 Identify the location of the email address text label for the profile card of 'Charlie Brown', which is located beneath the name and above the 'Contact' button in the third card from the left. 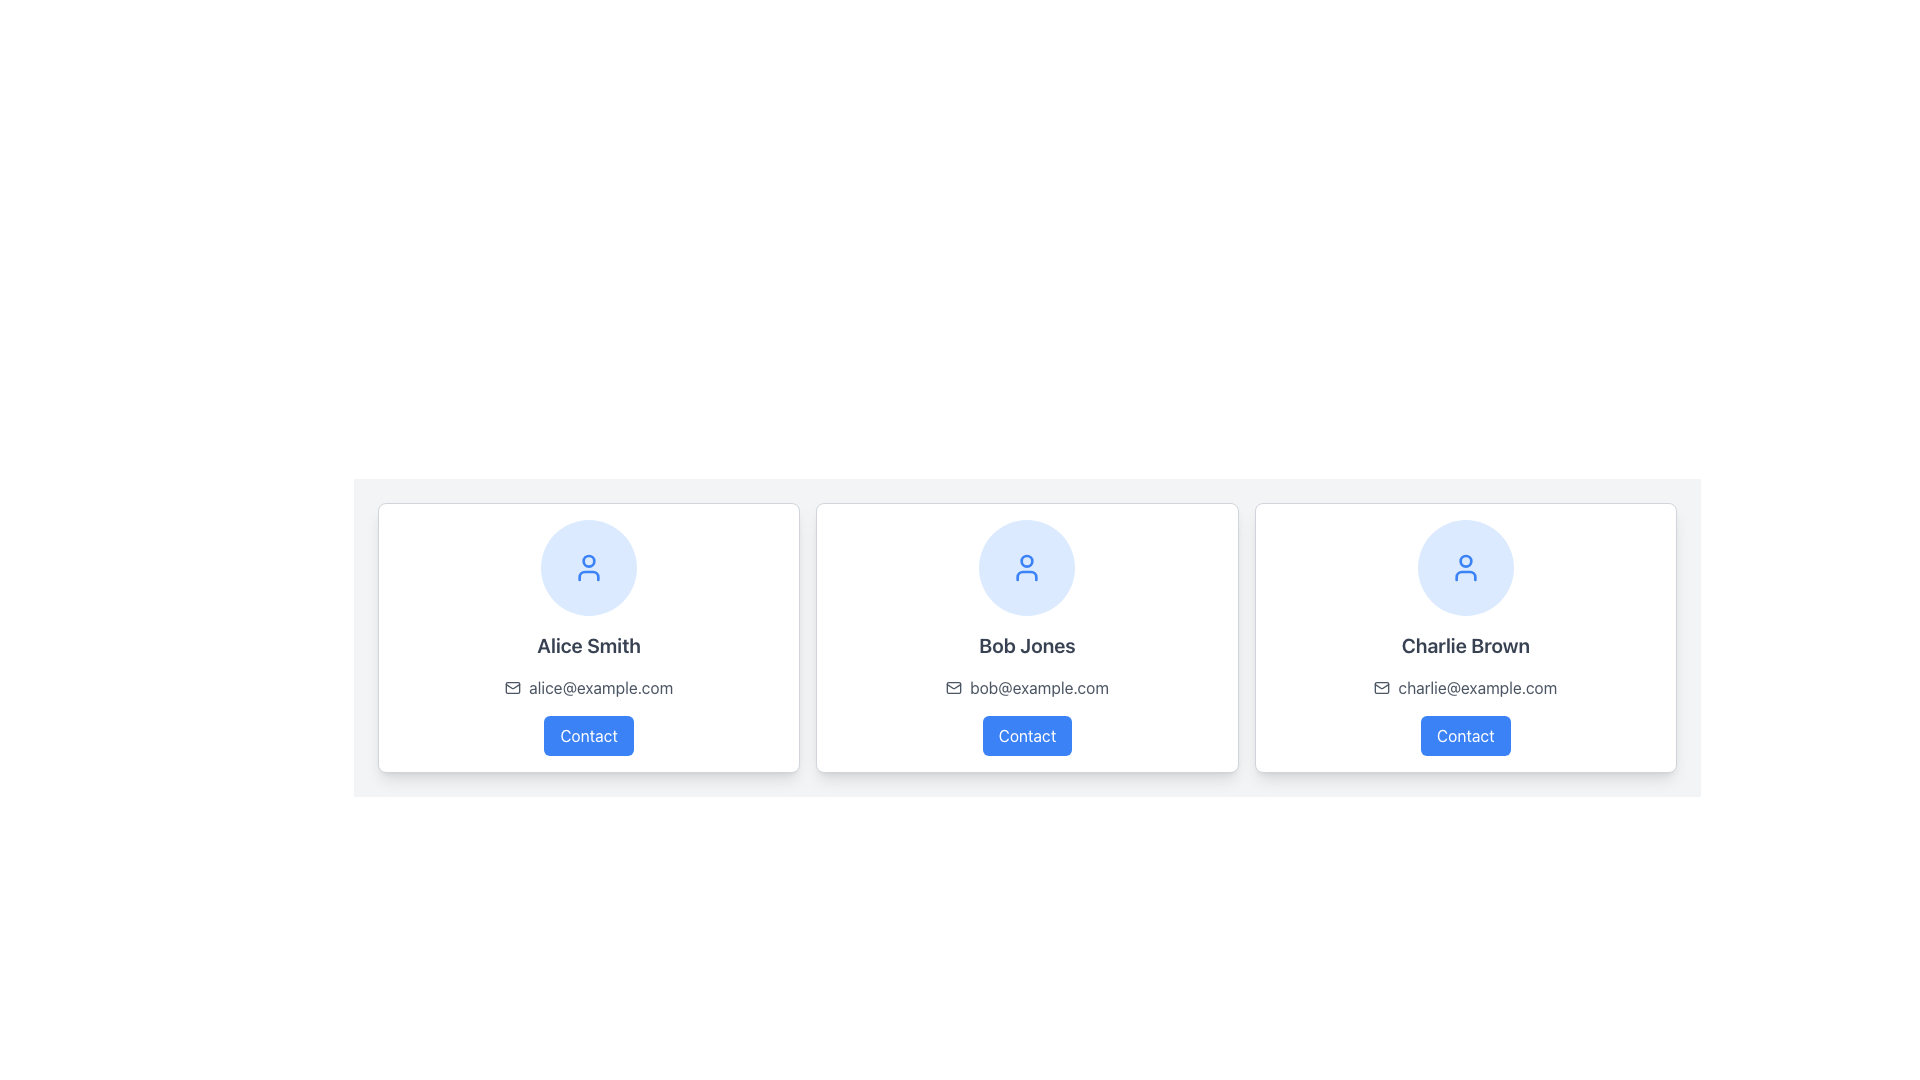
(1465, 686).